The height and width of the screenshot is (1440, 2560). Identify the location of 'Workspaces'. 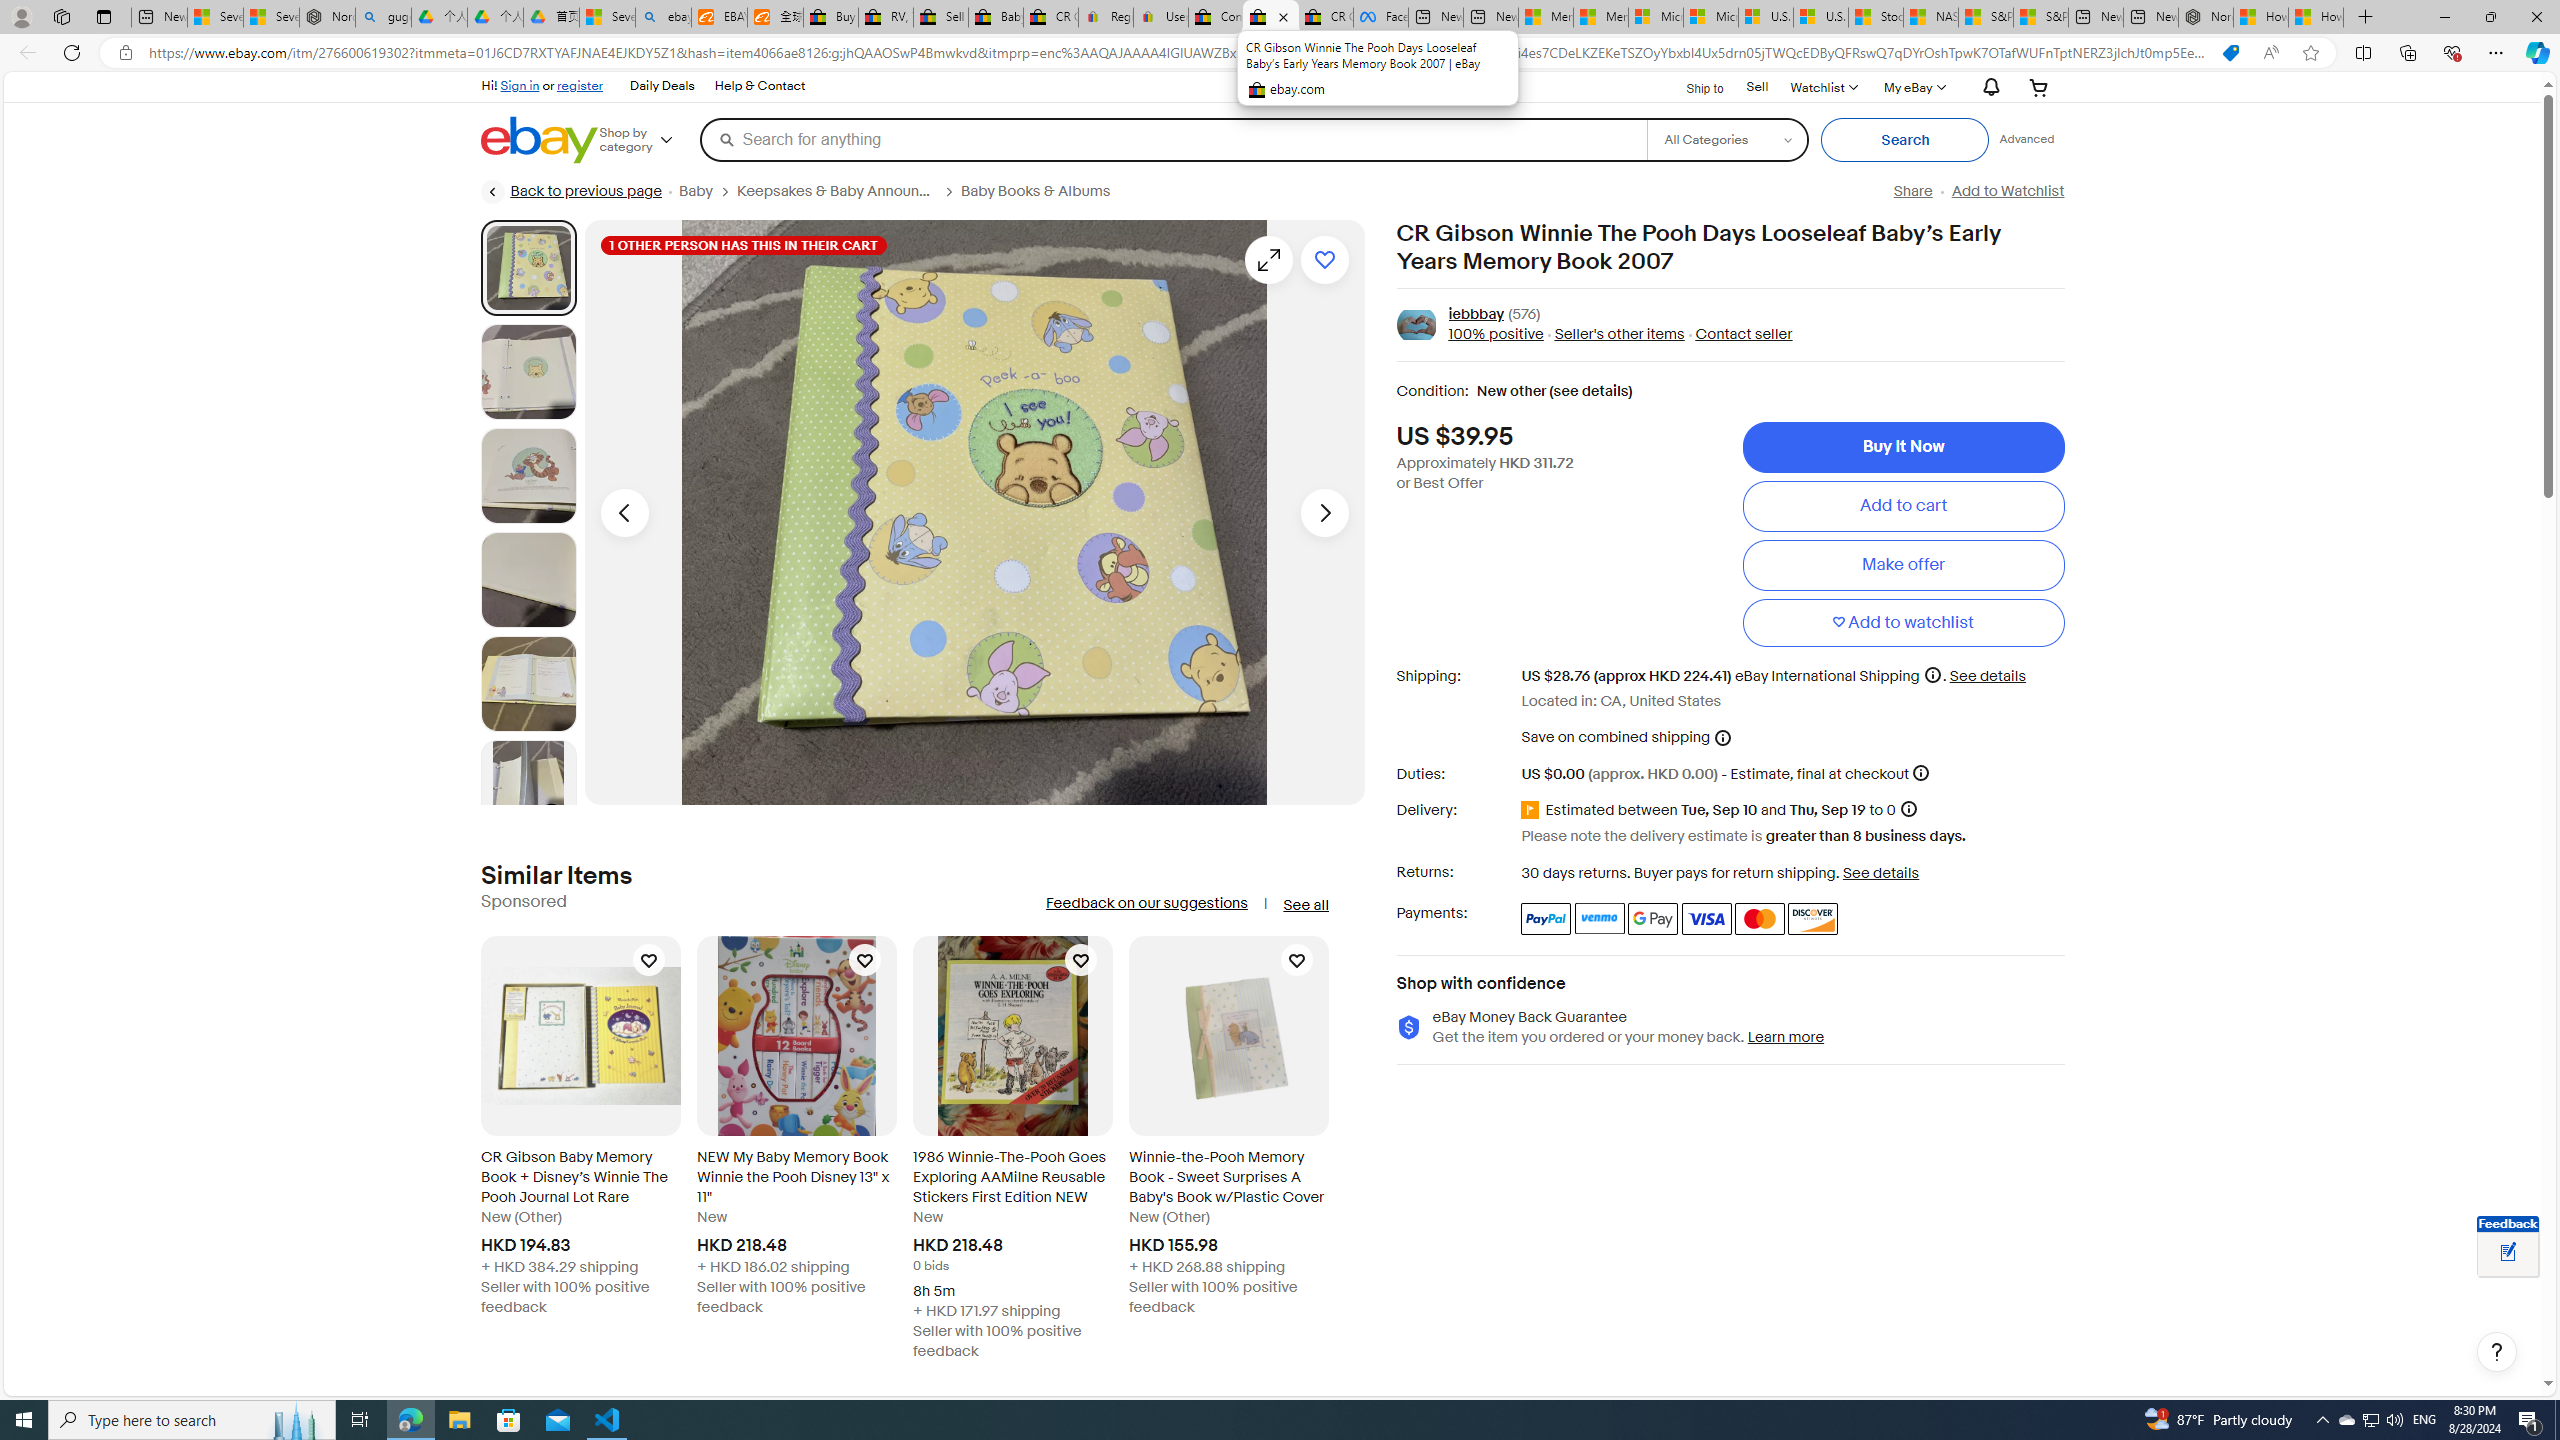
(61, 16).